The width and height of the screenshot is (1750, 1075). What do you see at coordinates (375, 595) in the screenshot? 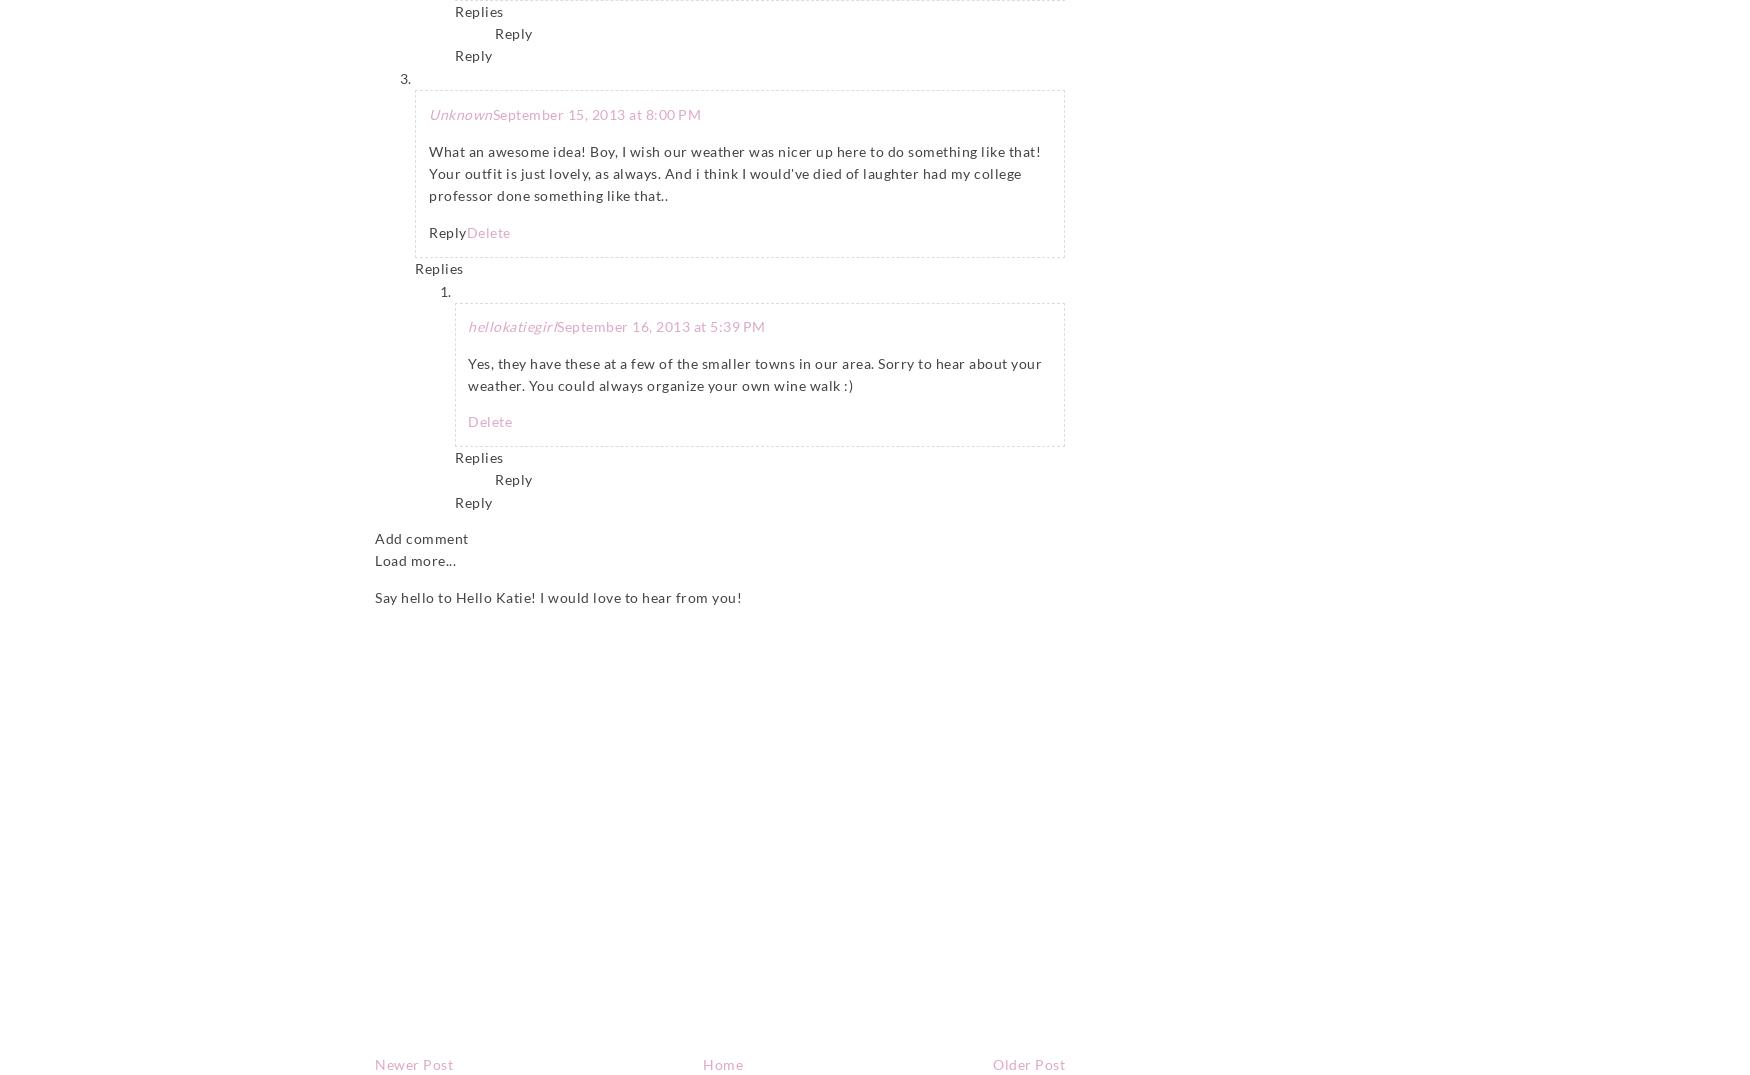
I see `'Say hello to Hello Katie! I would love to hear from you!'` at bounding box center [375, 595].